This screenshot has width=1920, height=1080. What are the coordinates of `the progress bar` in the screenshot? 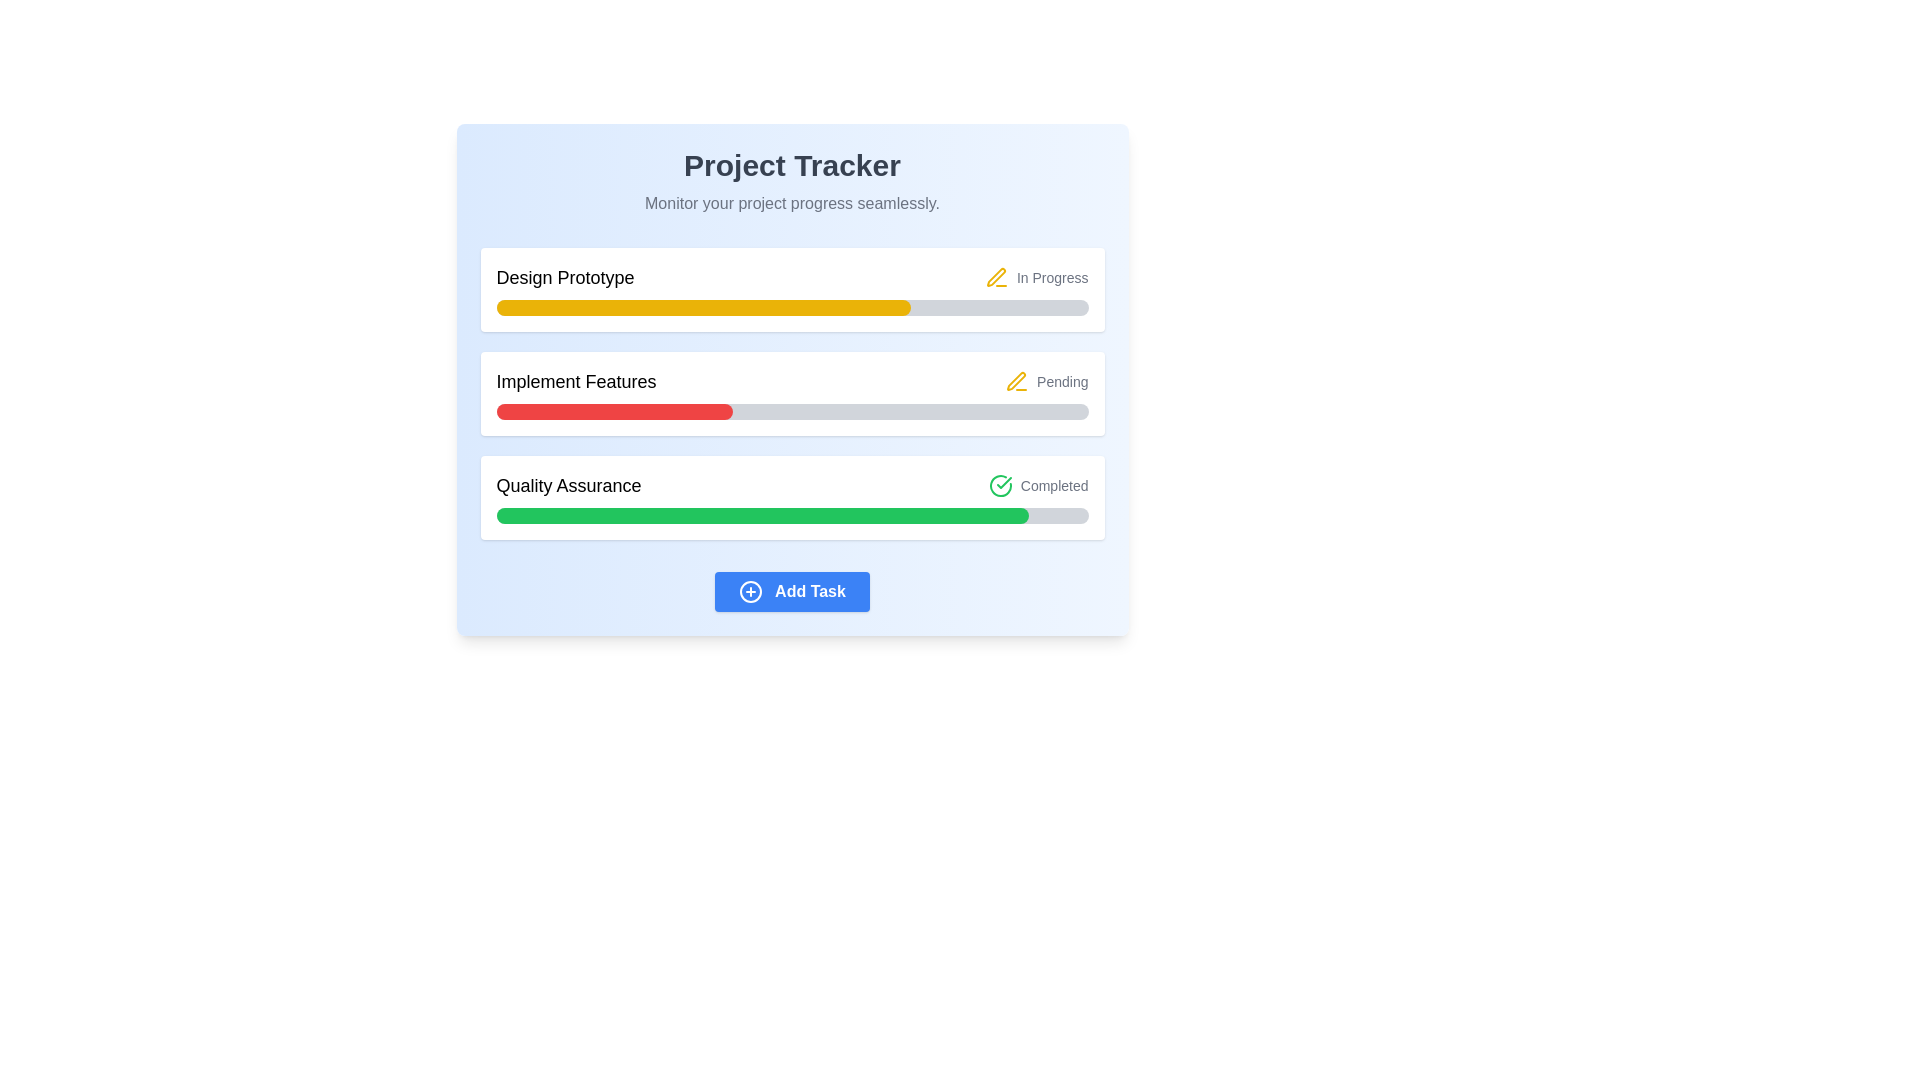 It's located at (761, 308).